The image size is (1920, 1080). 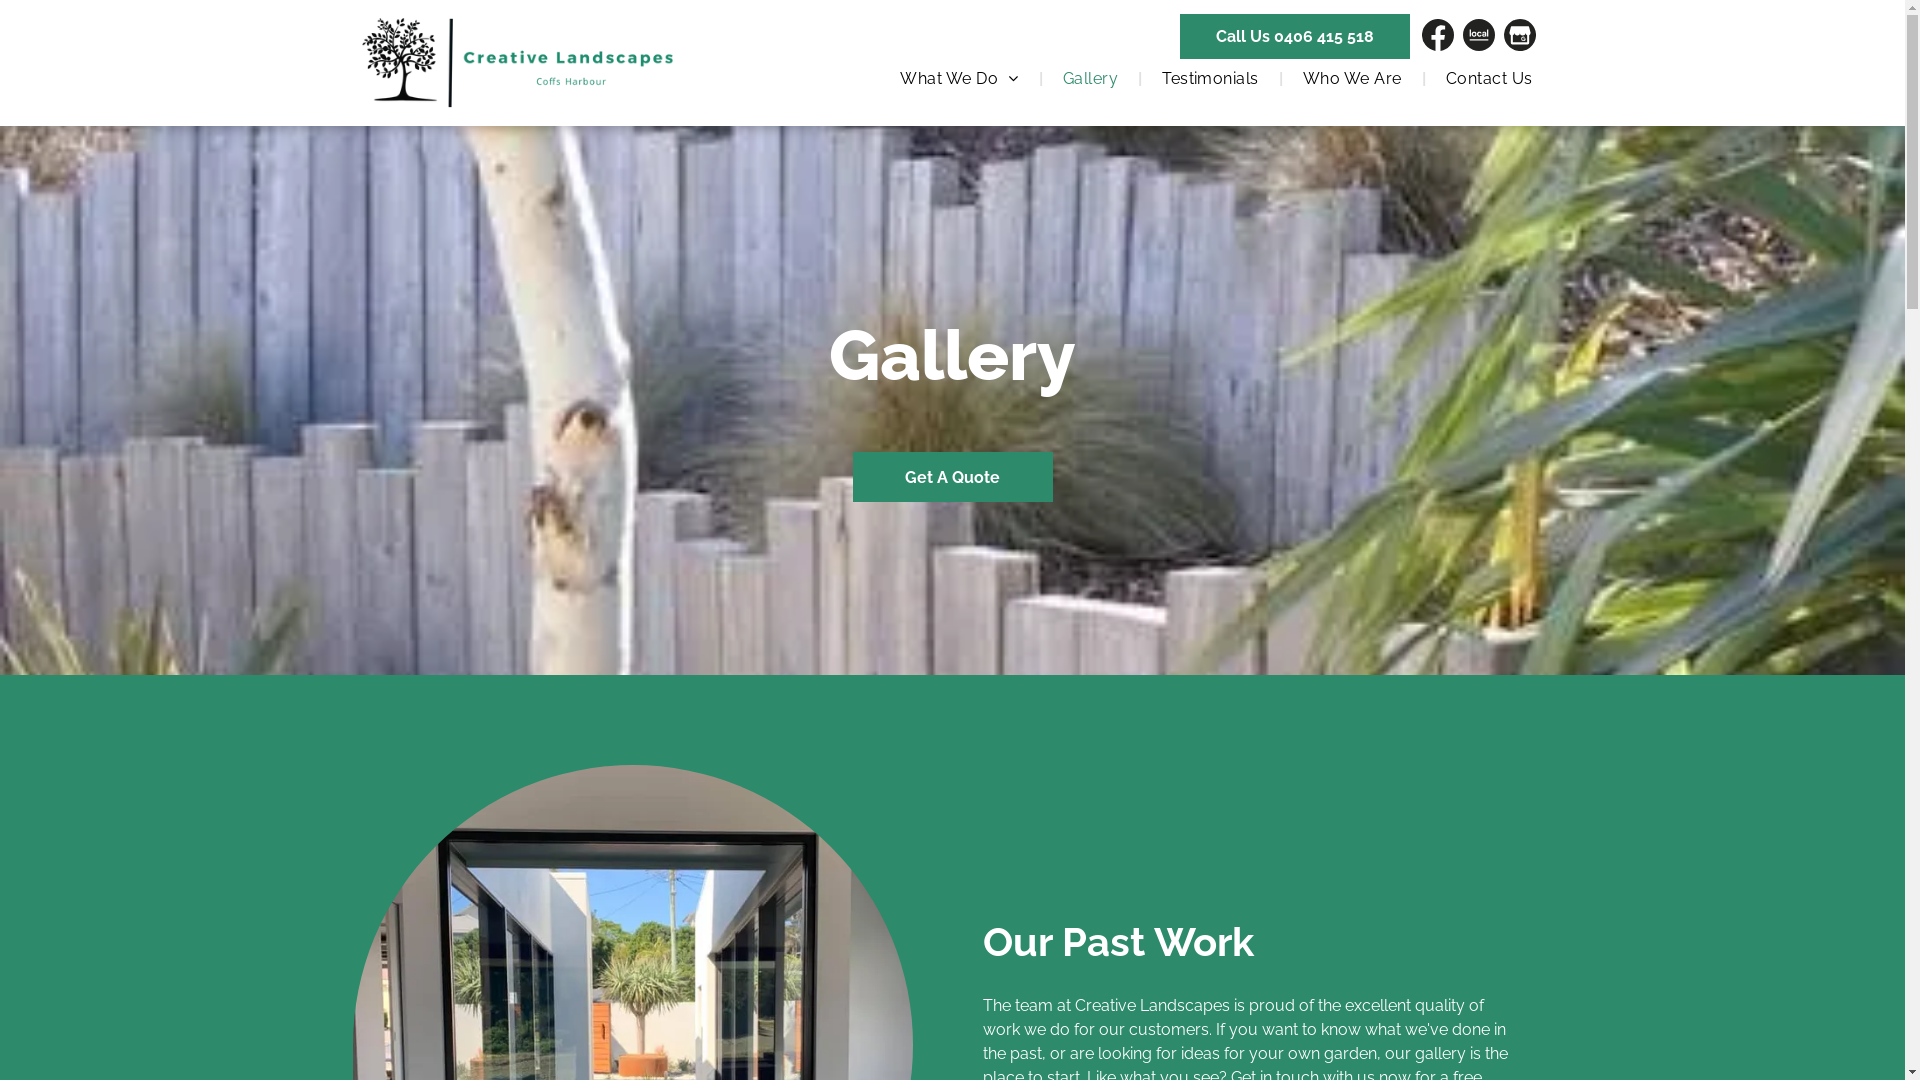 What do you see at coordinates (1437, 34) in the screenshot?
I see `'Find Us On Facebook'` at bounding box center [1437, 34].